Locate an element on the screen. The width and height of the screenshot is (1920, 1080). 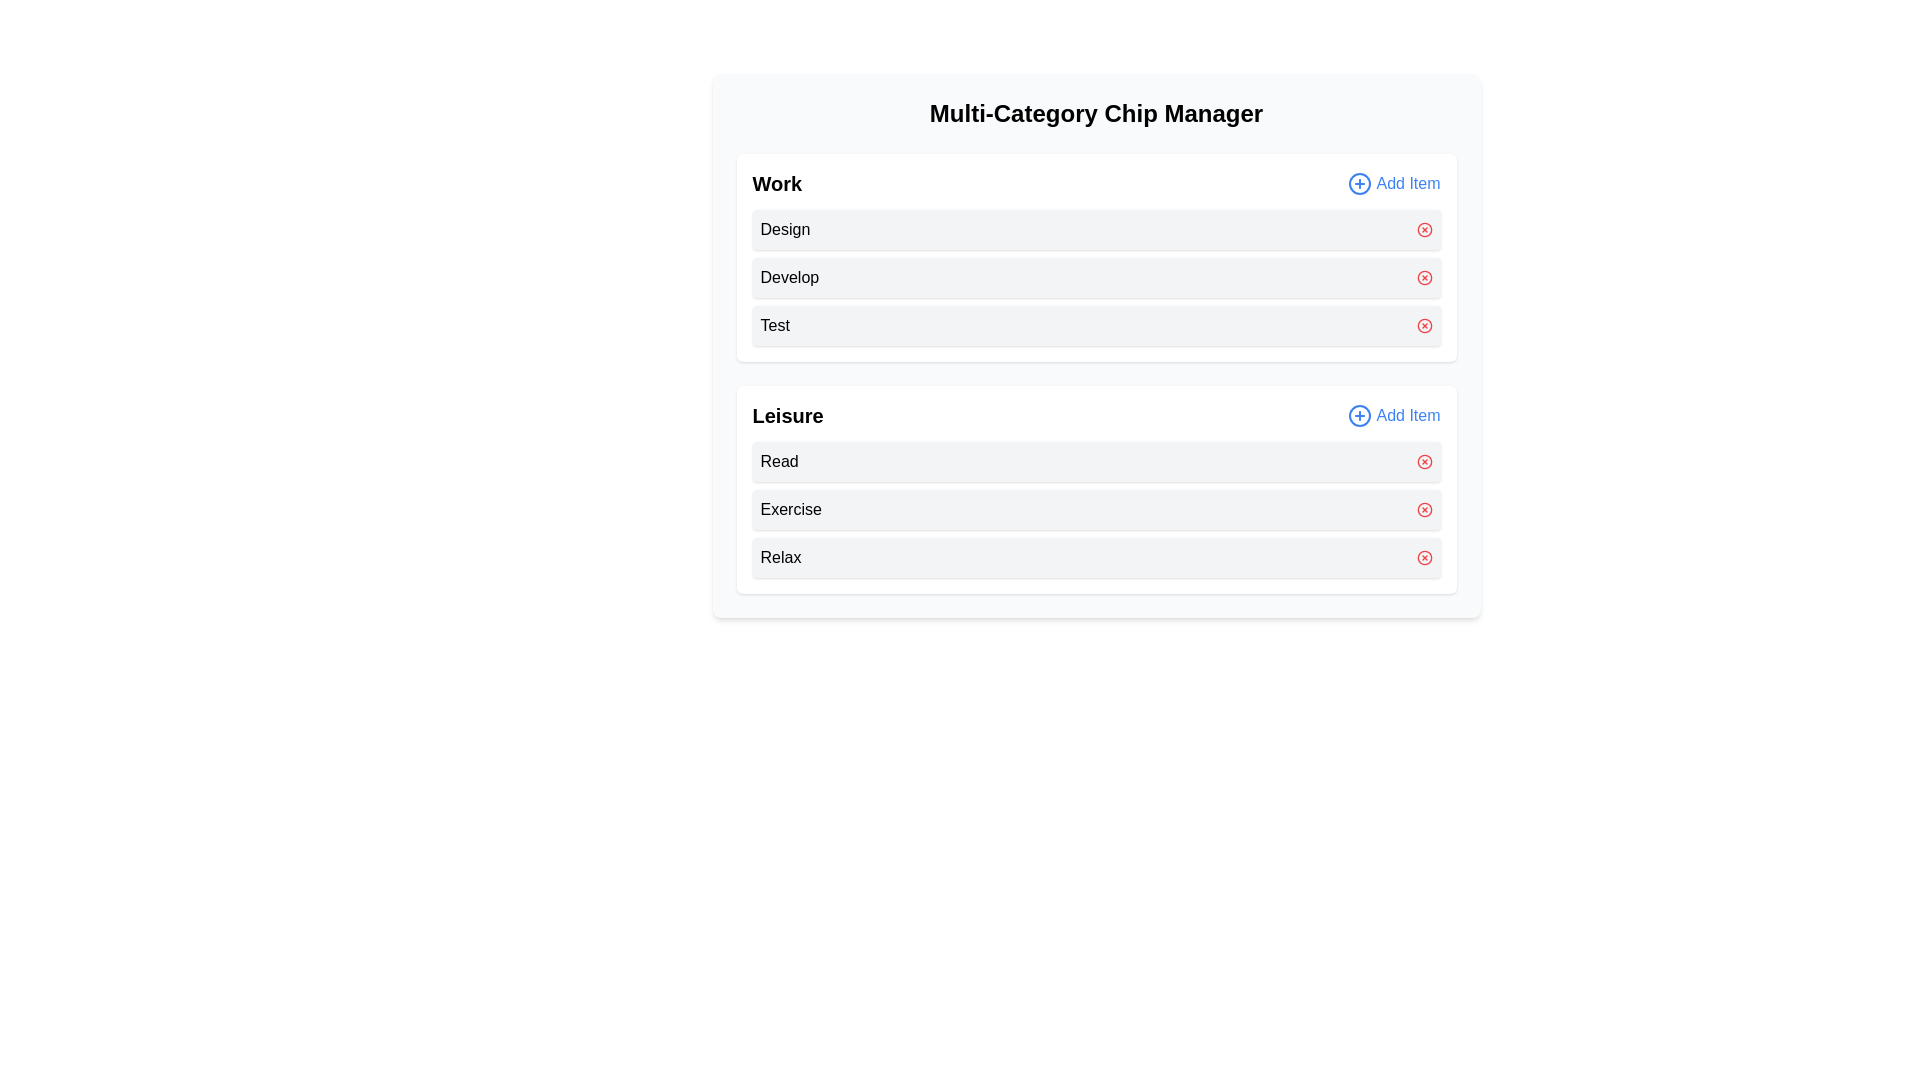
red 'X' button next to the item 'Develop' in the category 'Work' is located at coordinates (1423, 277).